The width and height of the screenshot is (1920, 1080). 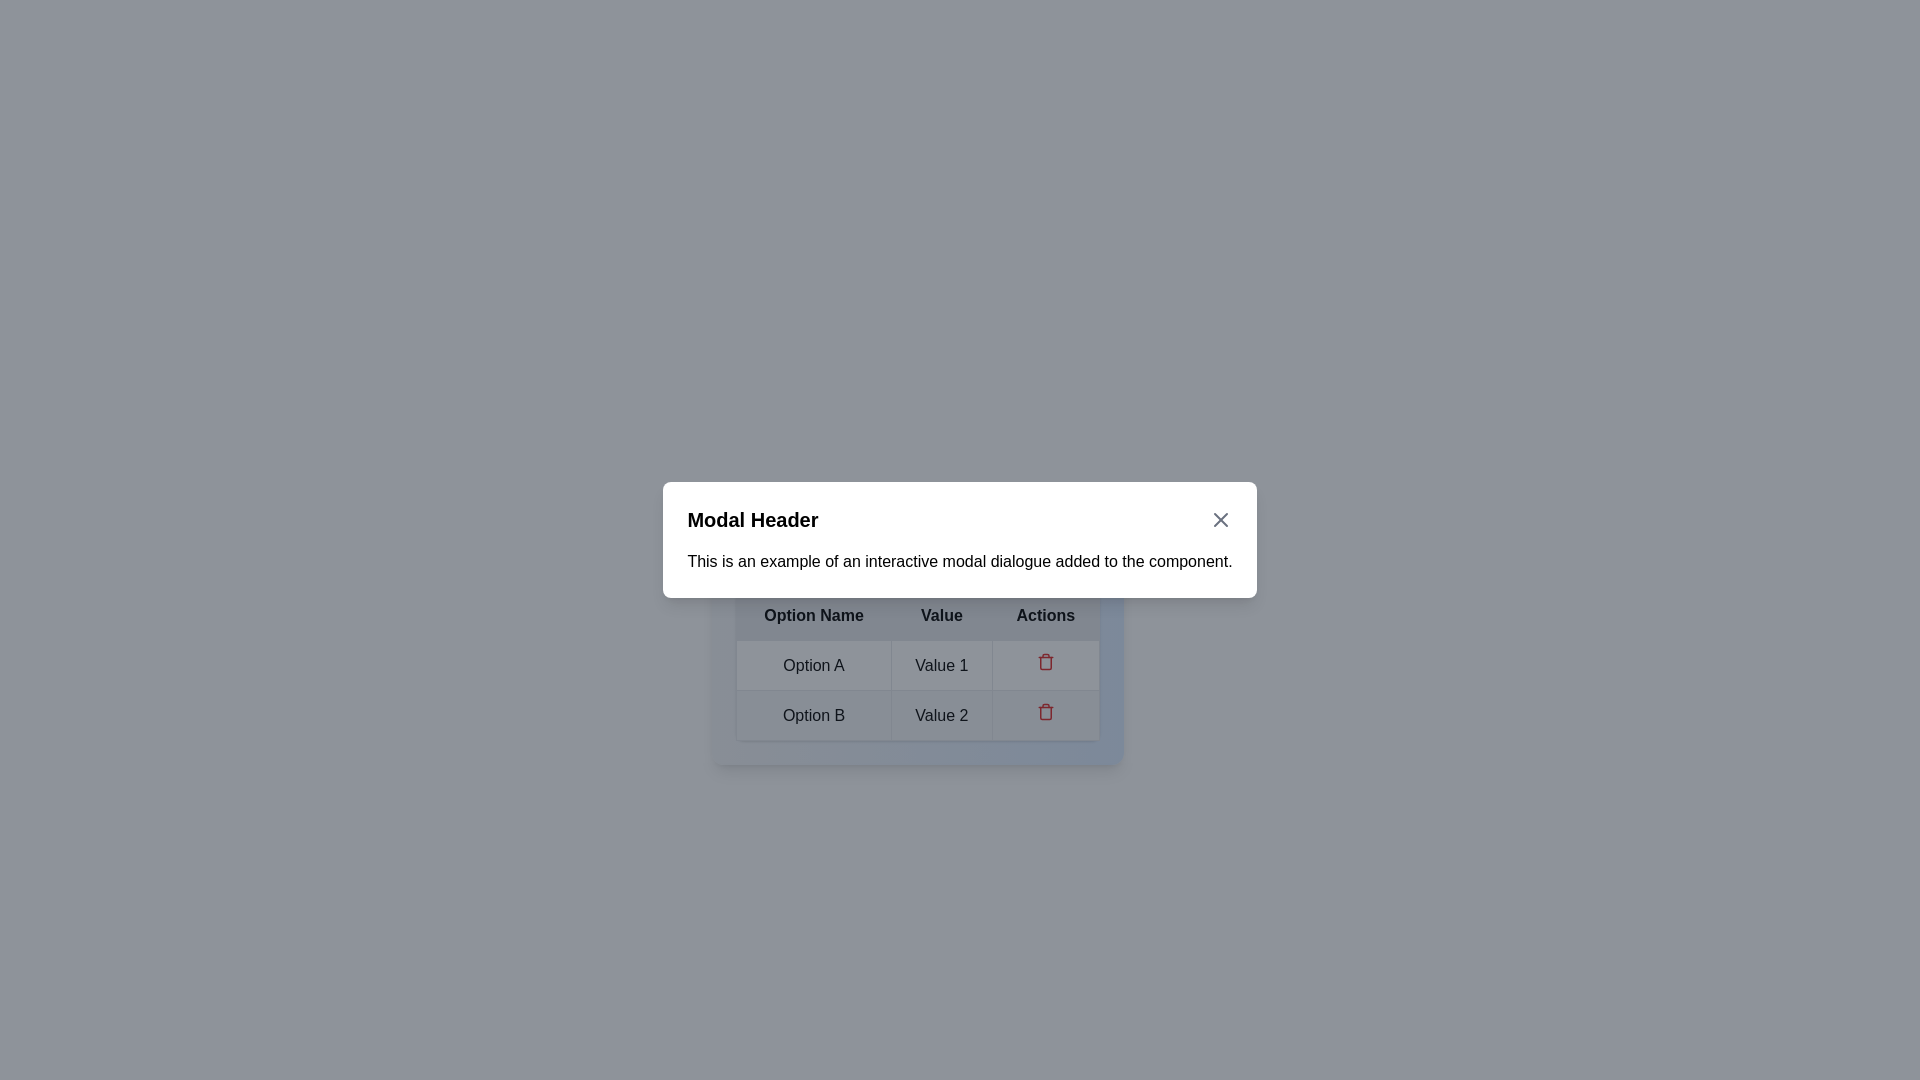 I want to click on the table row containing 'Option B' and 'Value 2' for interaction, located in the second row of the modal dialog, so click(x=916, y=713).